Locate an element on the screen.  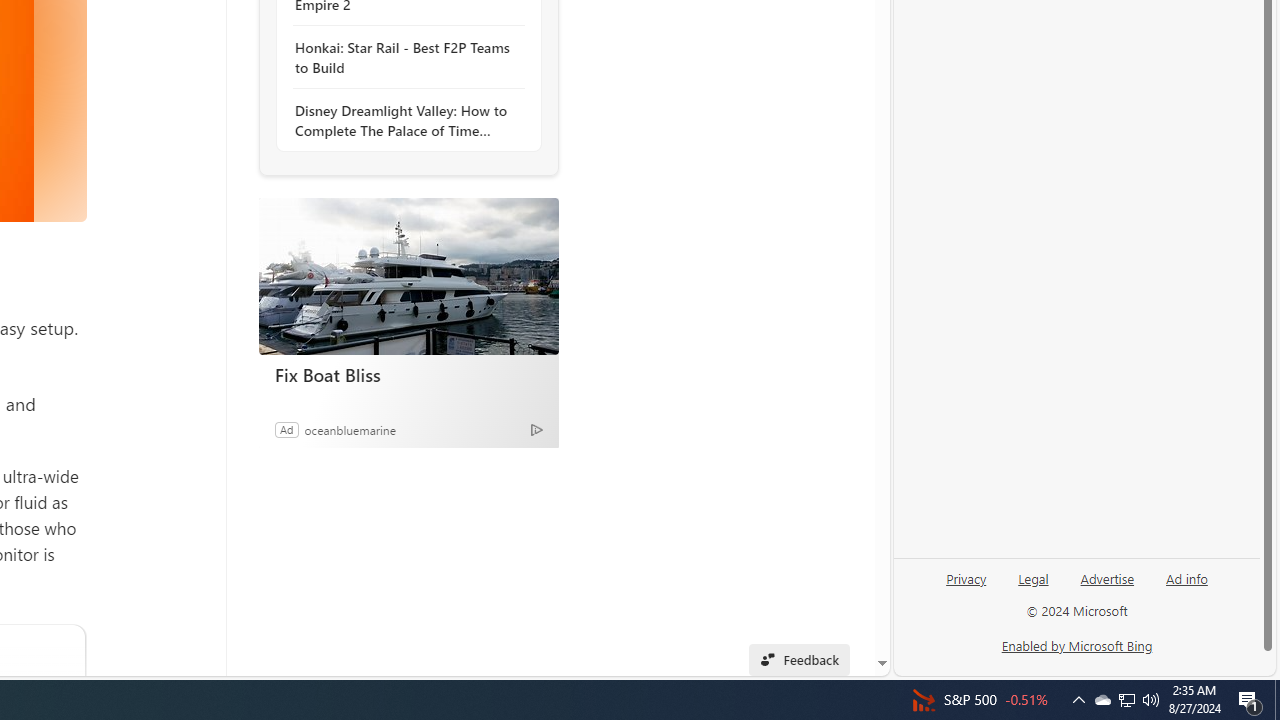
'Honkai: Star Rail - Best F2P Teams to Build' is located at coordinates (402, 56).